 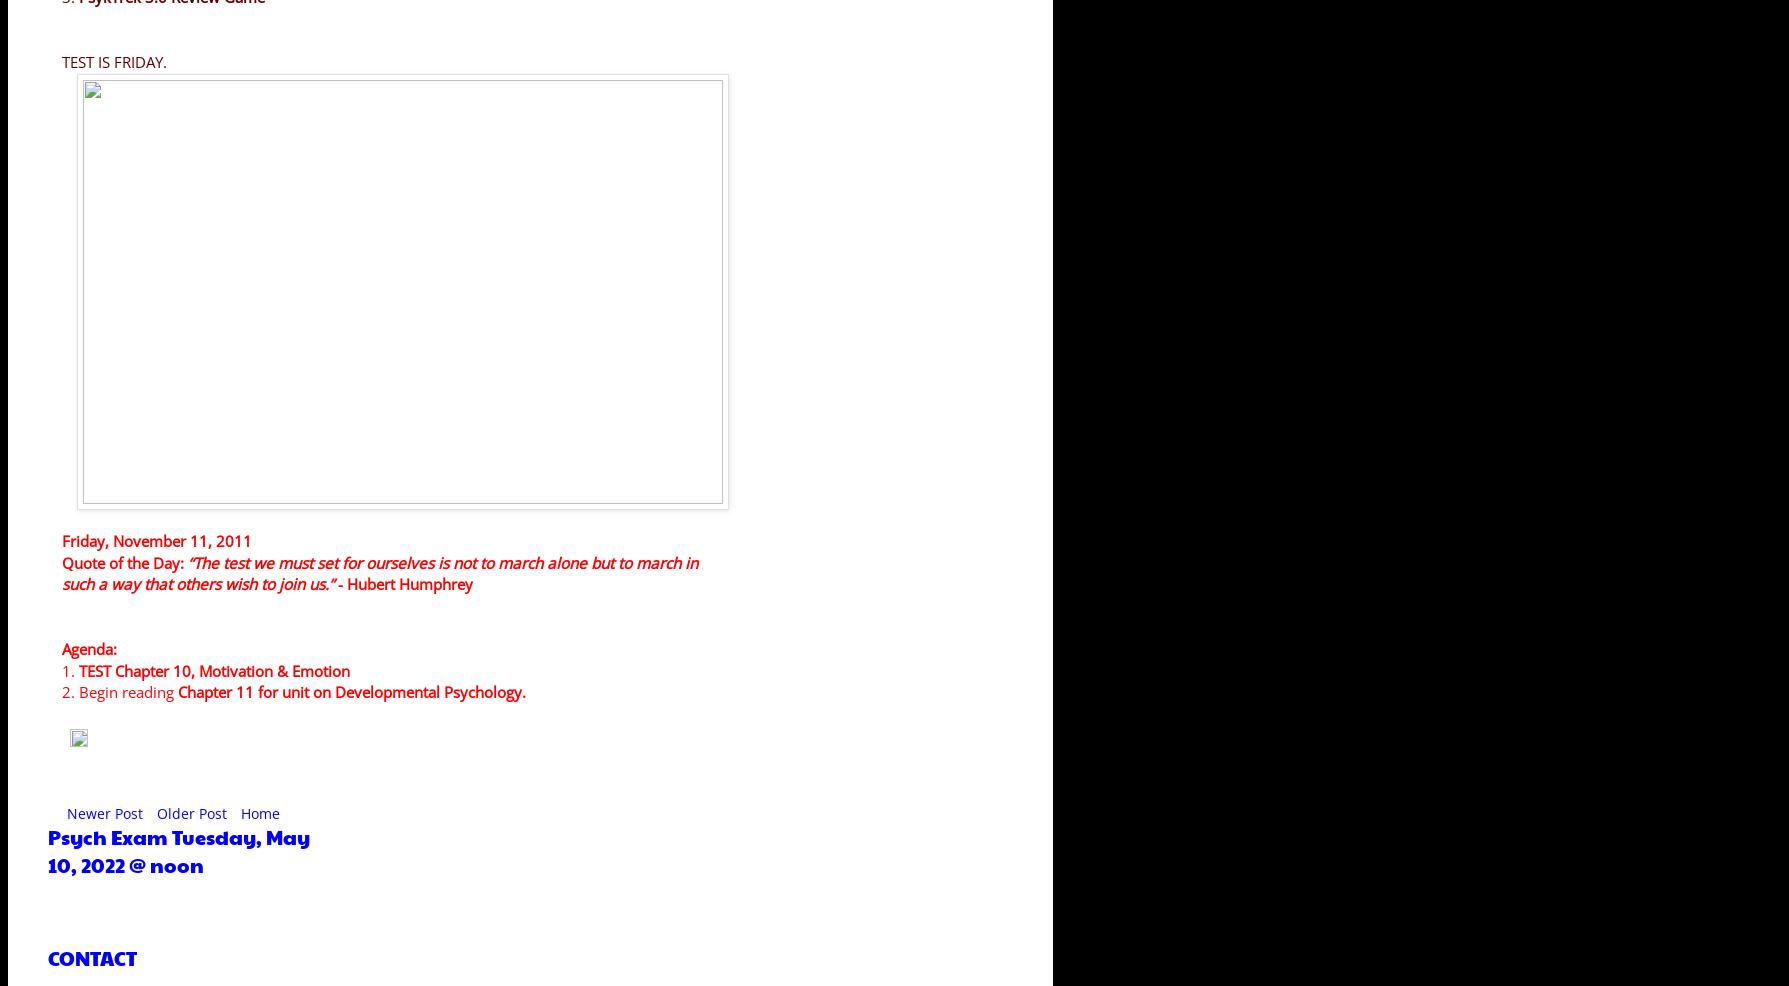 I want to click on 'Friday, November 11, 2011', so click(x=62, y=540).